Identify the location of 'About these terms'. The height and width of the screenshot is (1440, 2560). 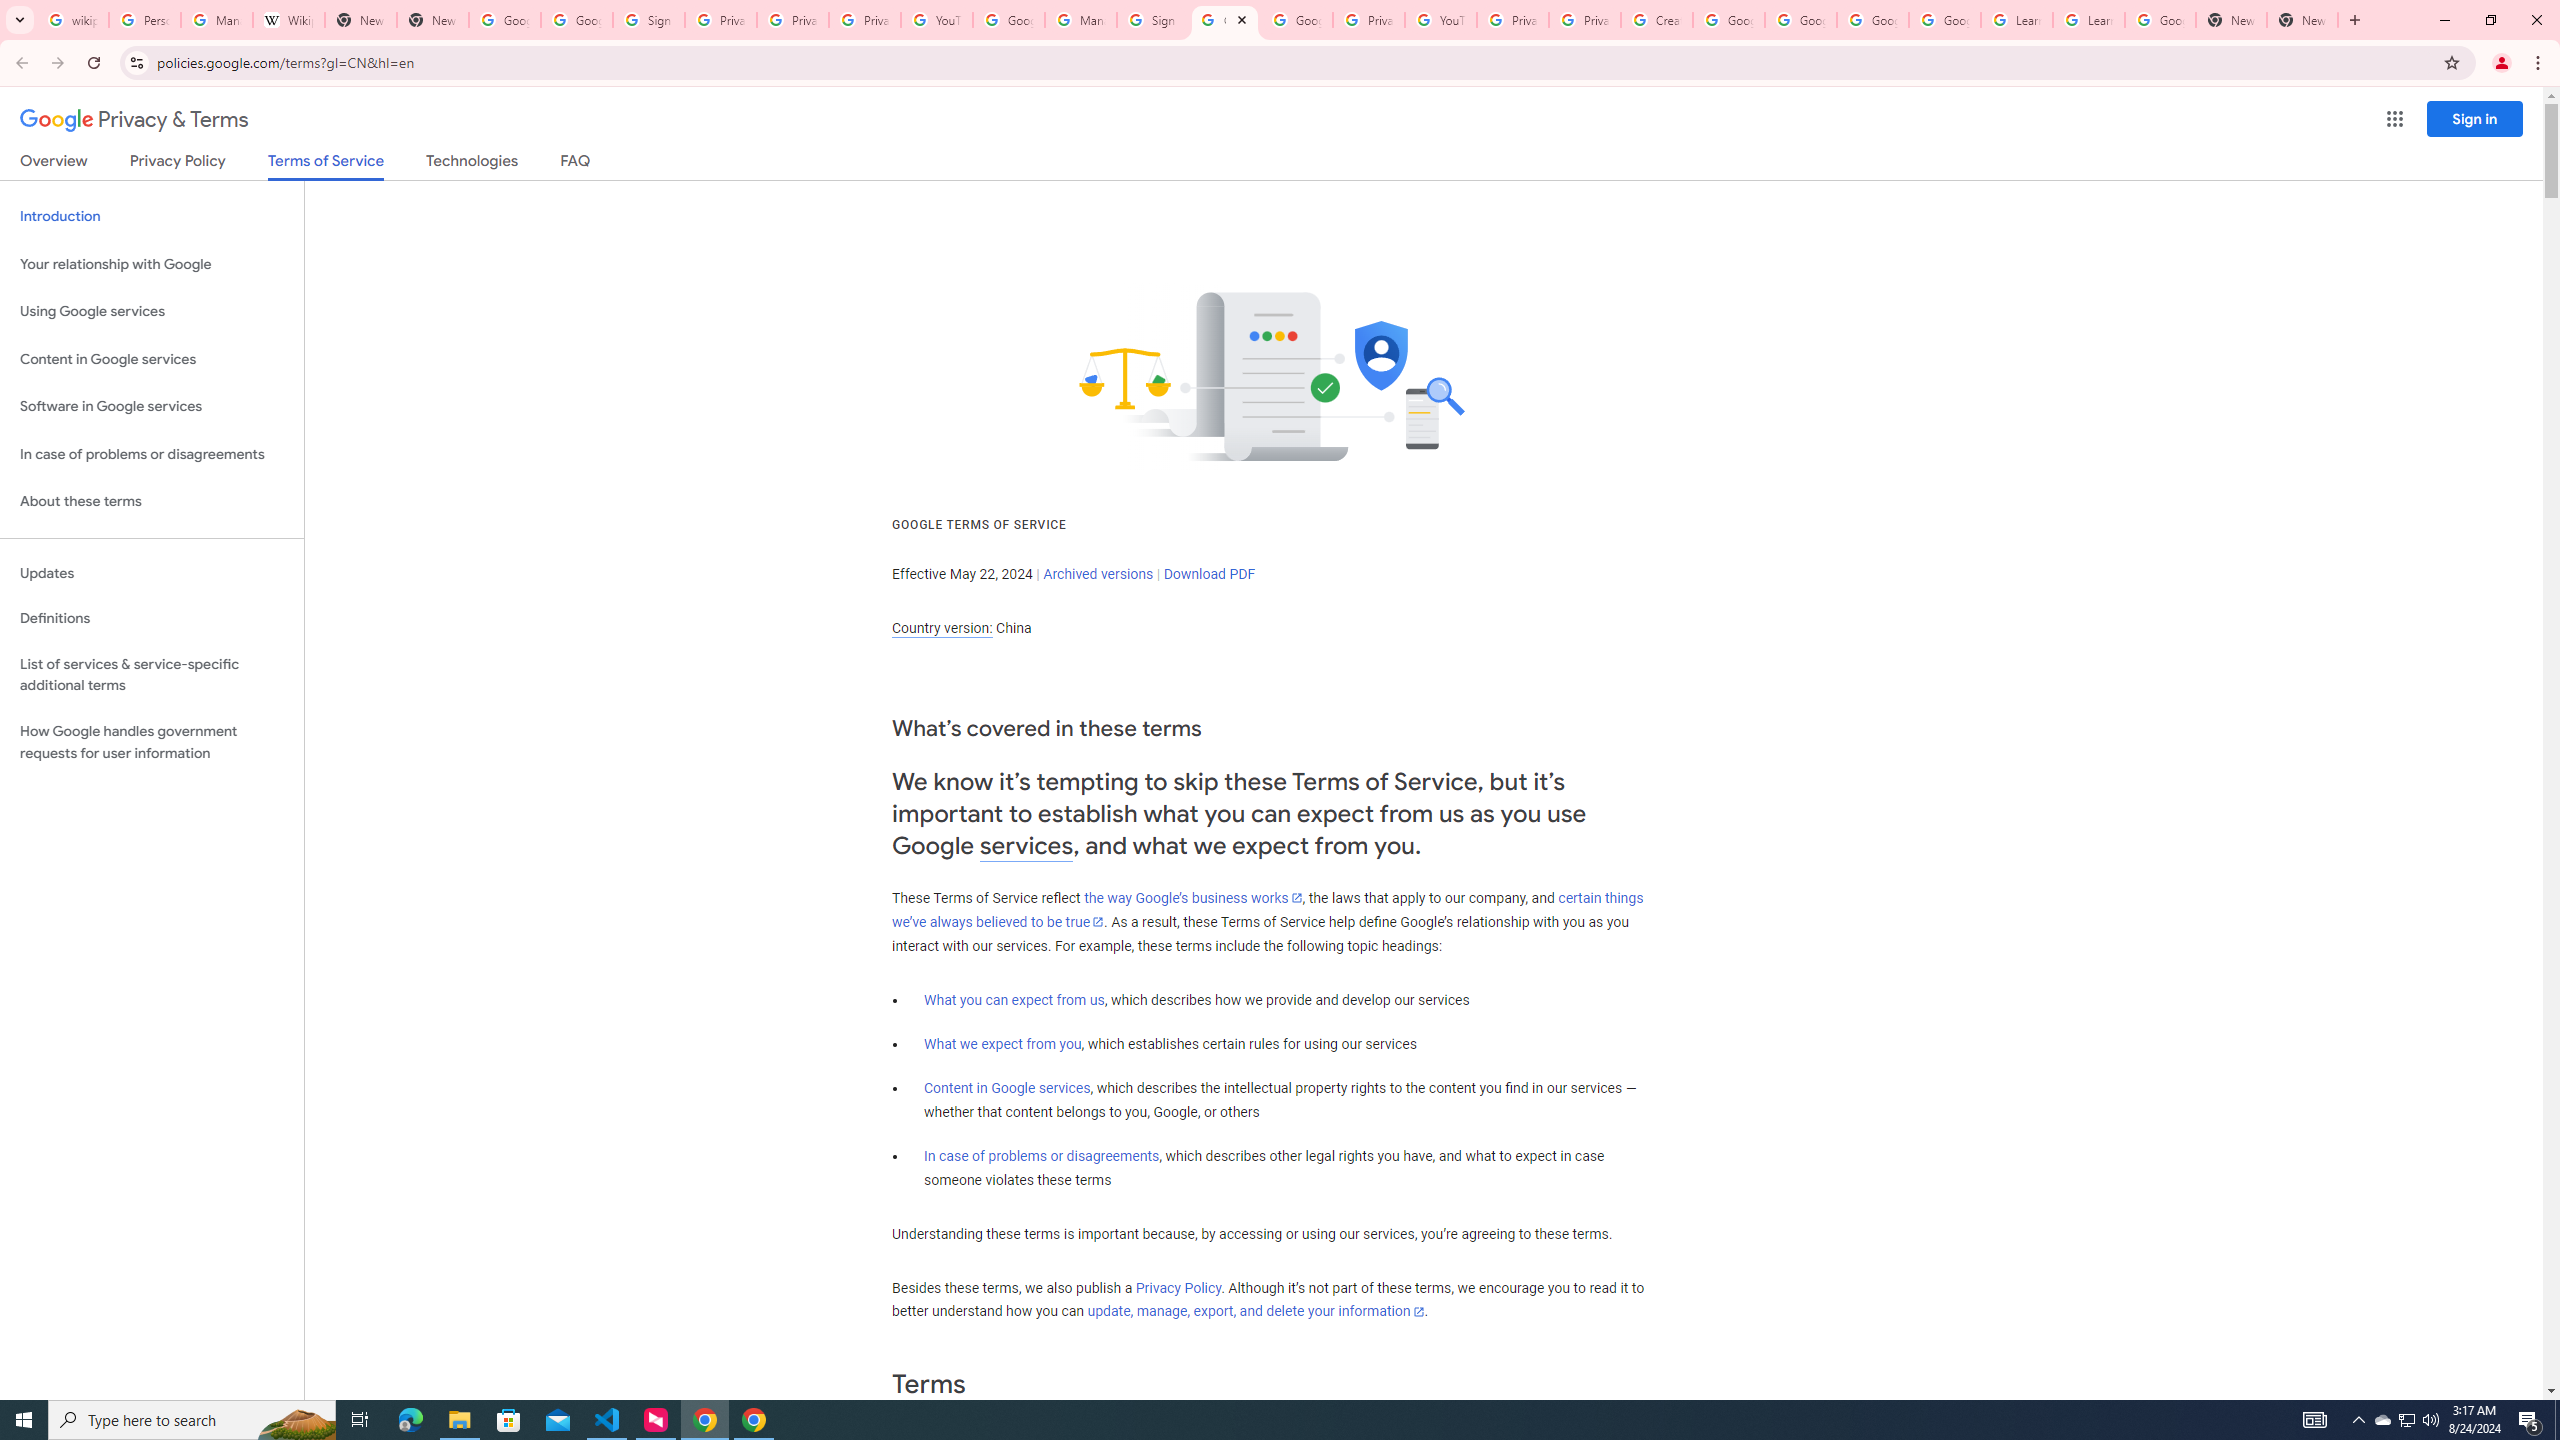
(151, 501).